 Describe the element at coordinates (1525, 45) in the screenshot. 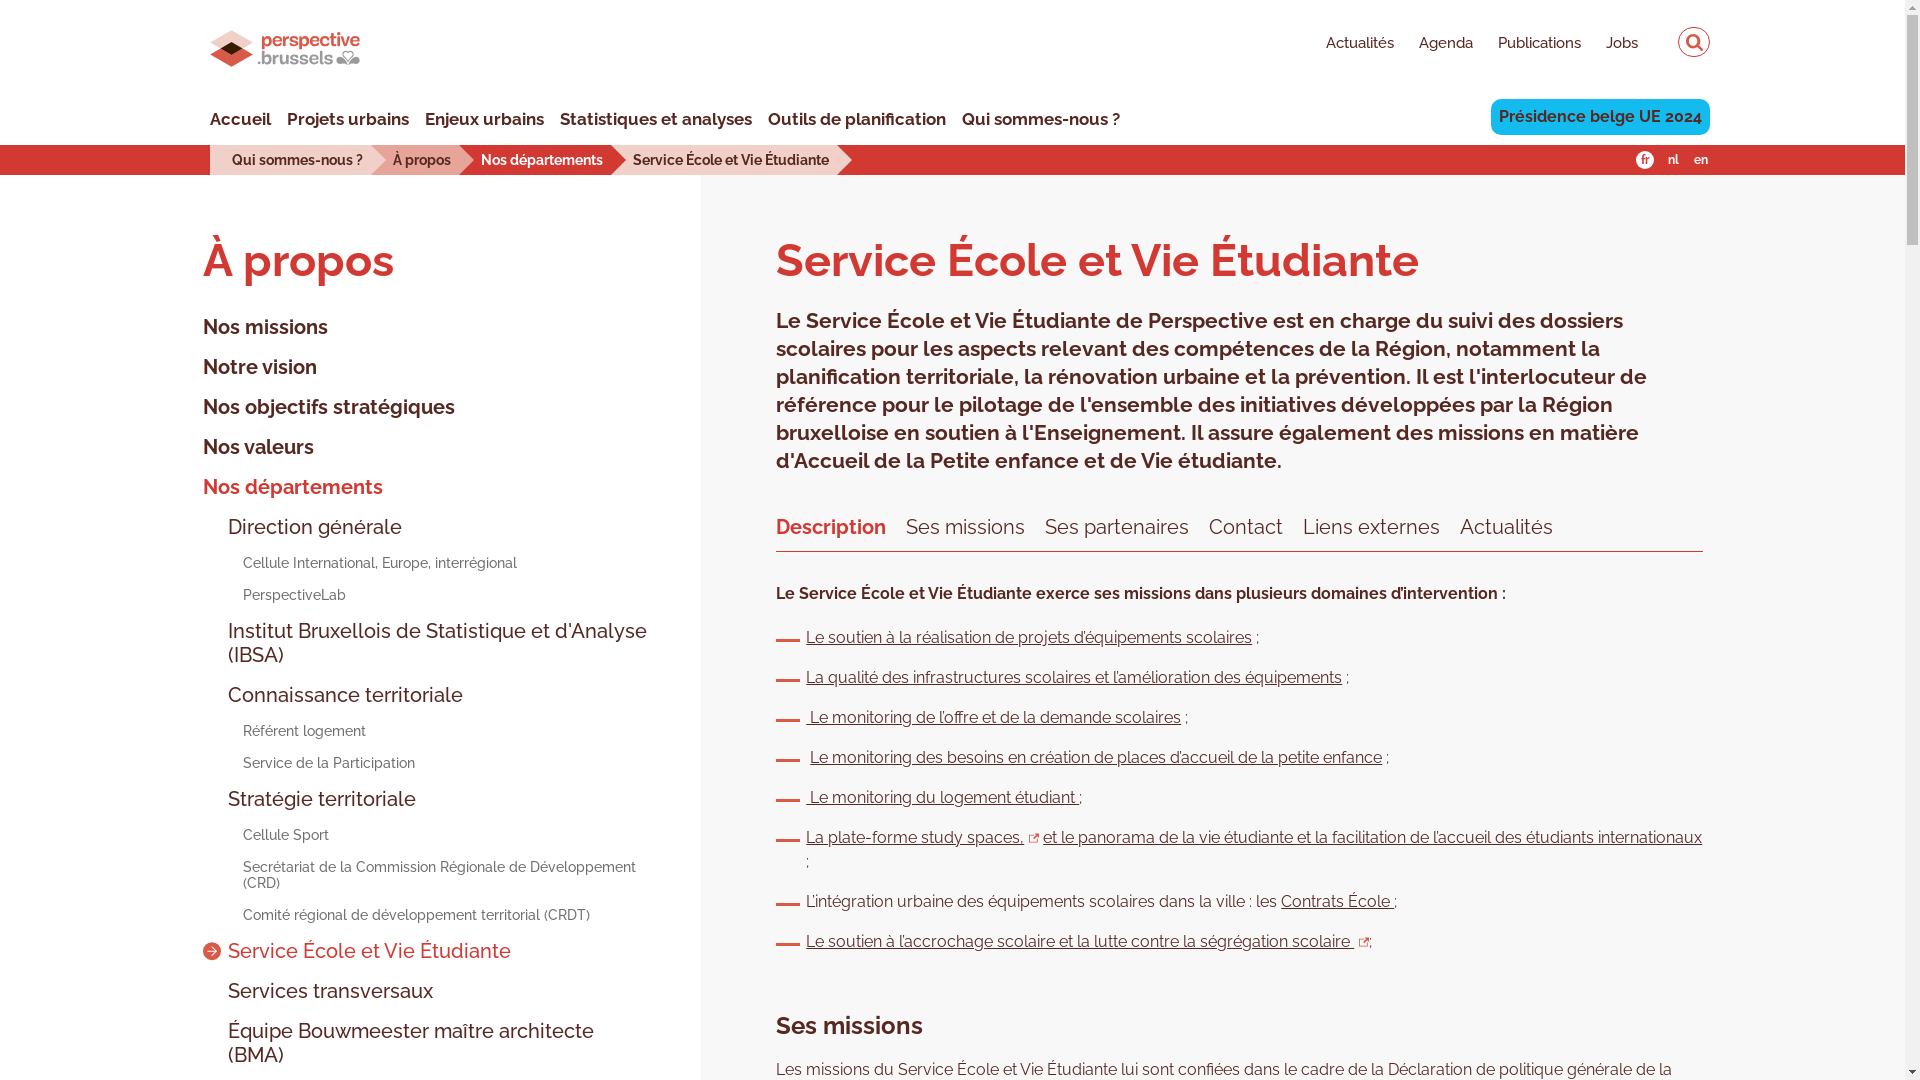

I see `'Publications'` at that location.